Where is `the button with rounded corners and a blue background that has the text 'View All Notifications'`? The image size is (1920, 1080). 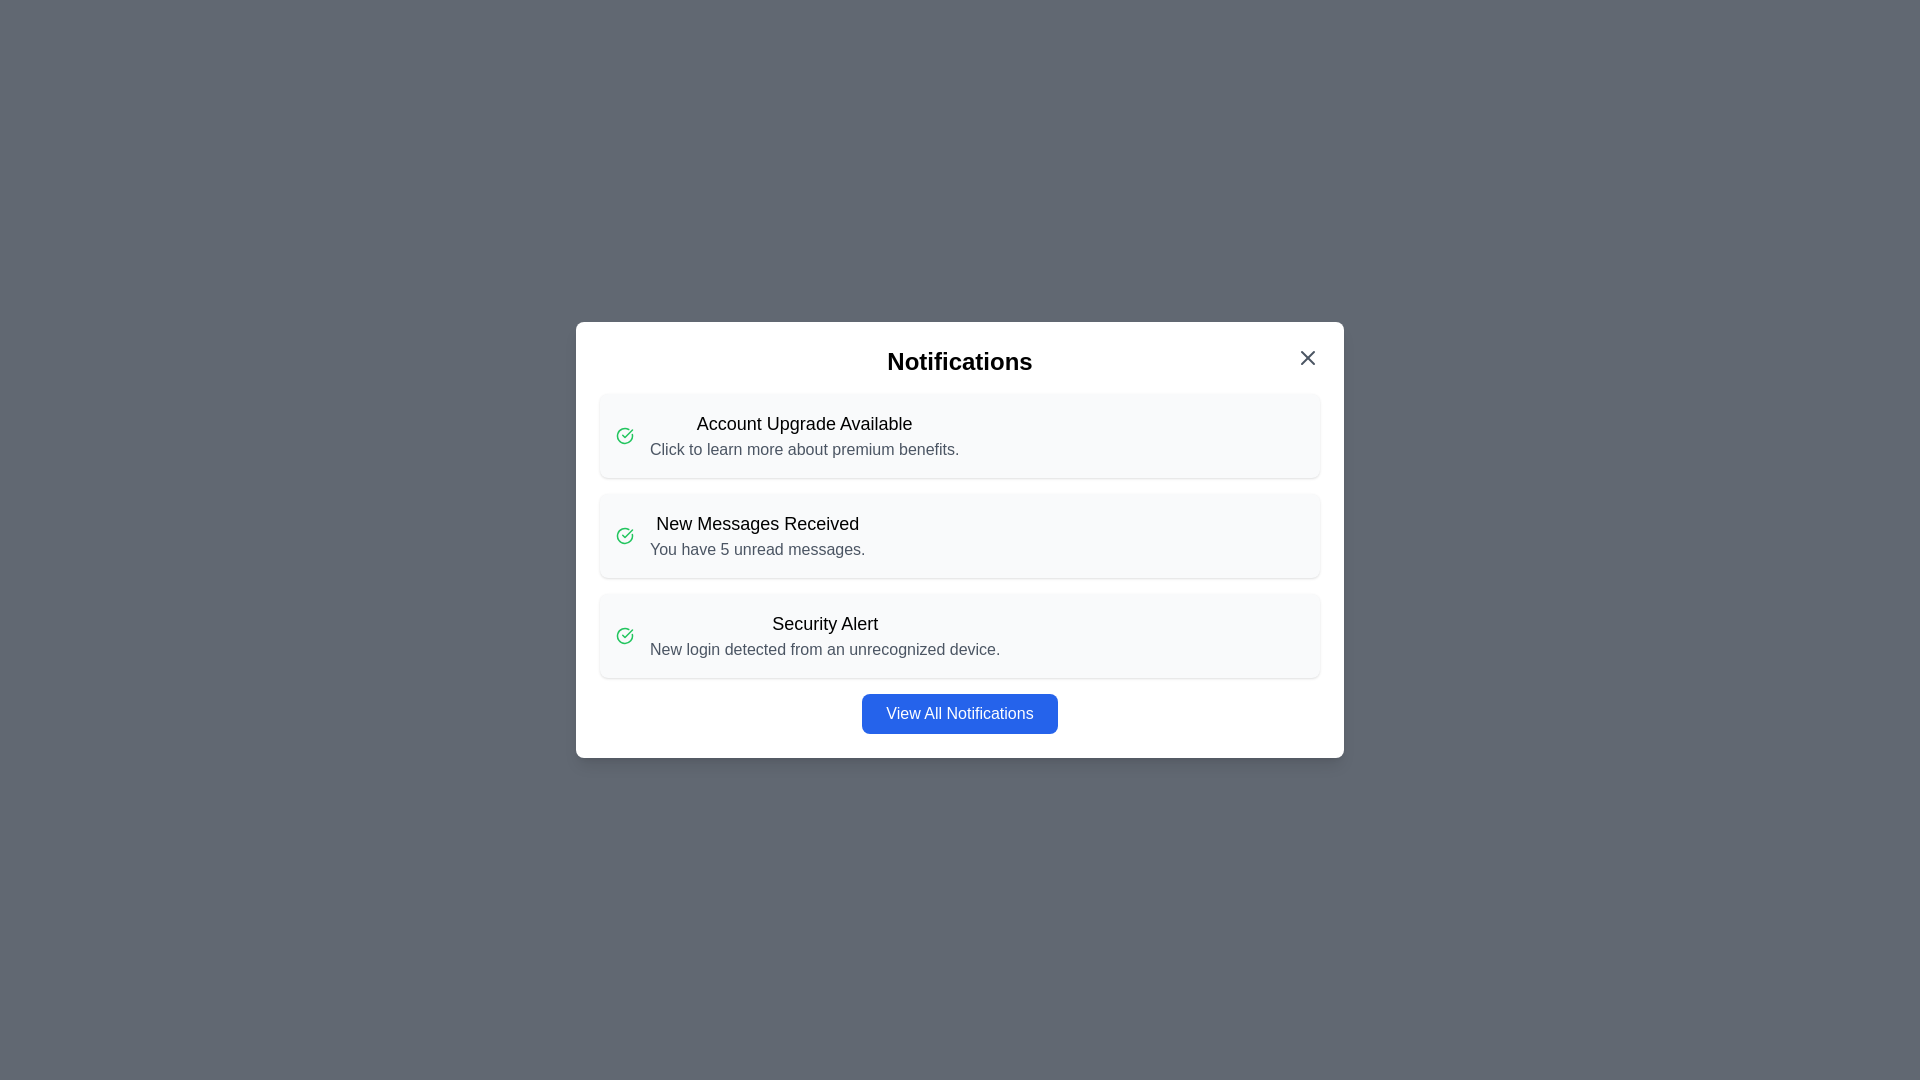 the button with rounded corners and a blue background that has the text 'View All Notifications' is located at coordinates (960, 704).